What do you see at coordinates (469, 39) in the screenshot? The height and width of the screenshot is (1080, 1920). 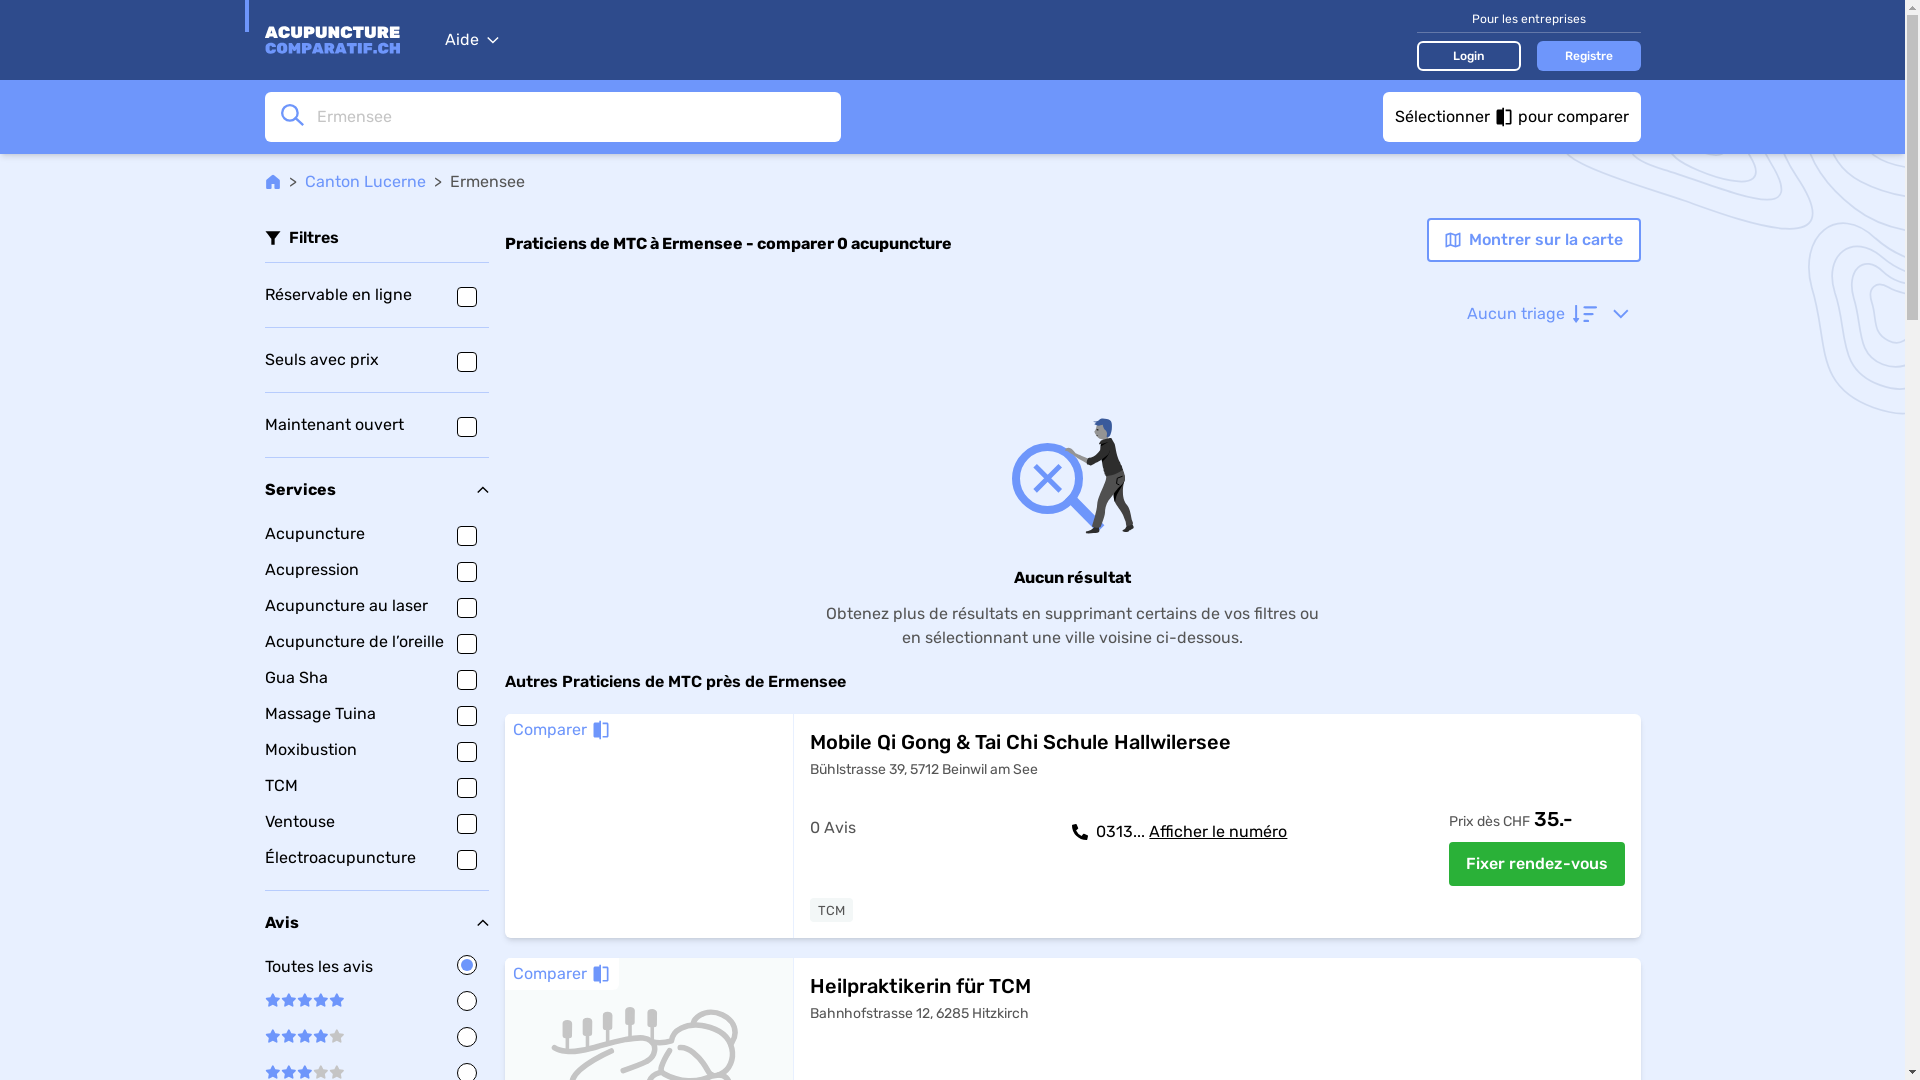 I see `'Aide'` at bounding box center [469, 39].